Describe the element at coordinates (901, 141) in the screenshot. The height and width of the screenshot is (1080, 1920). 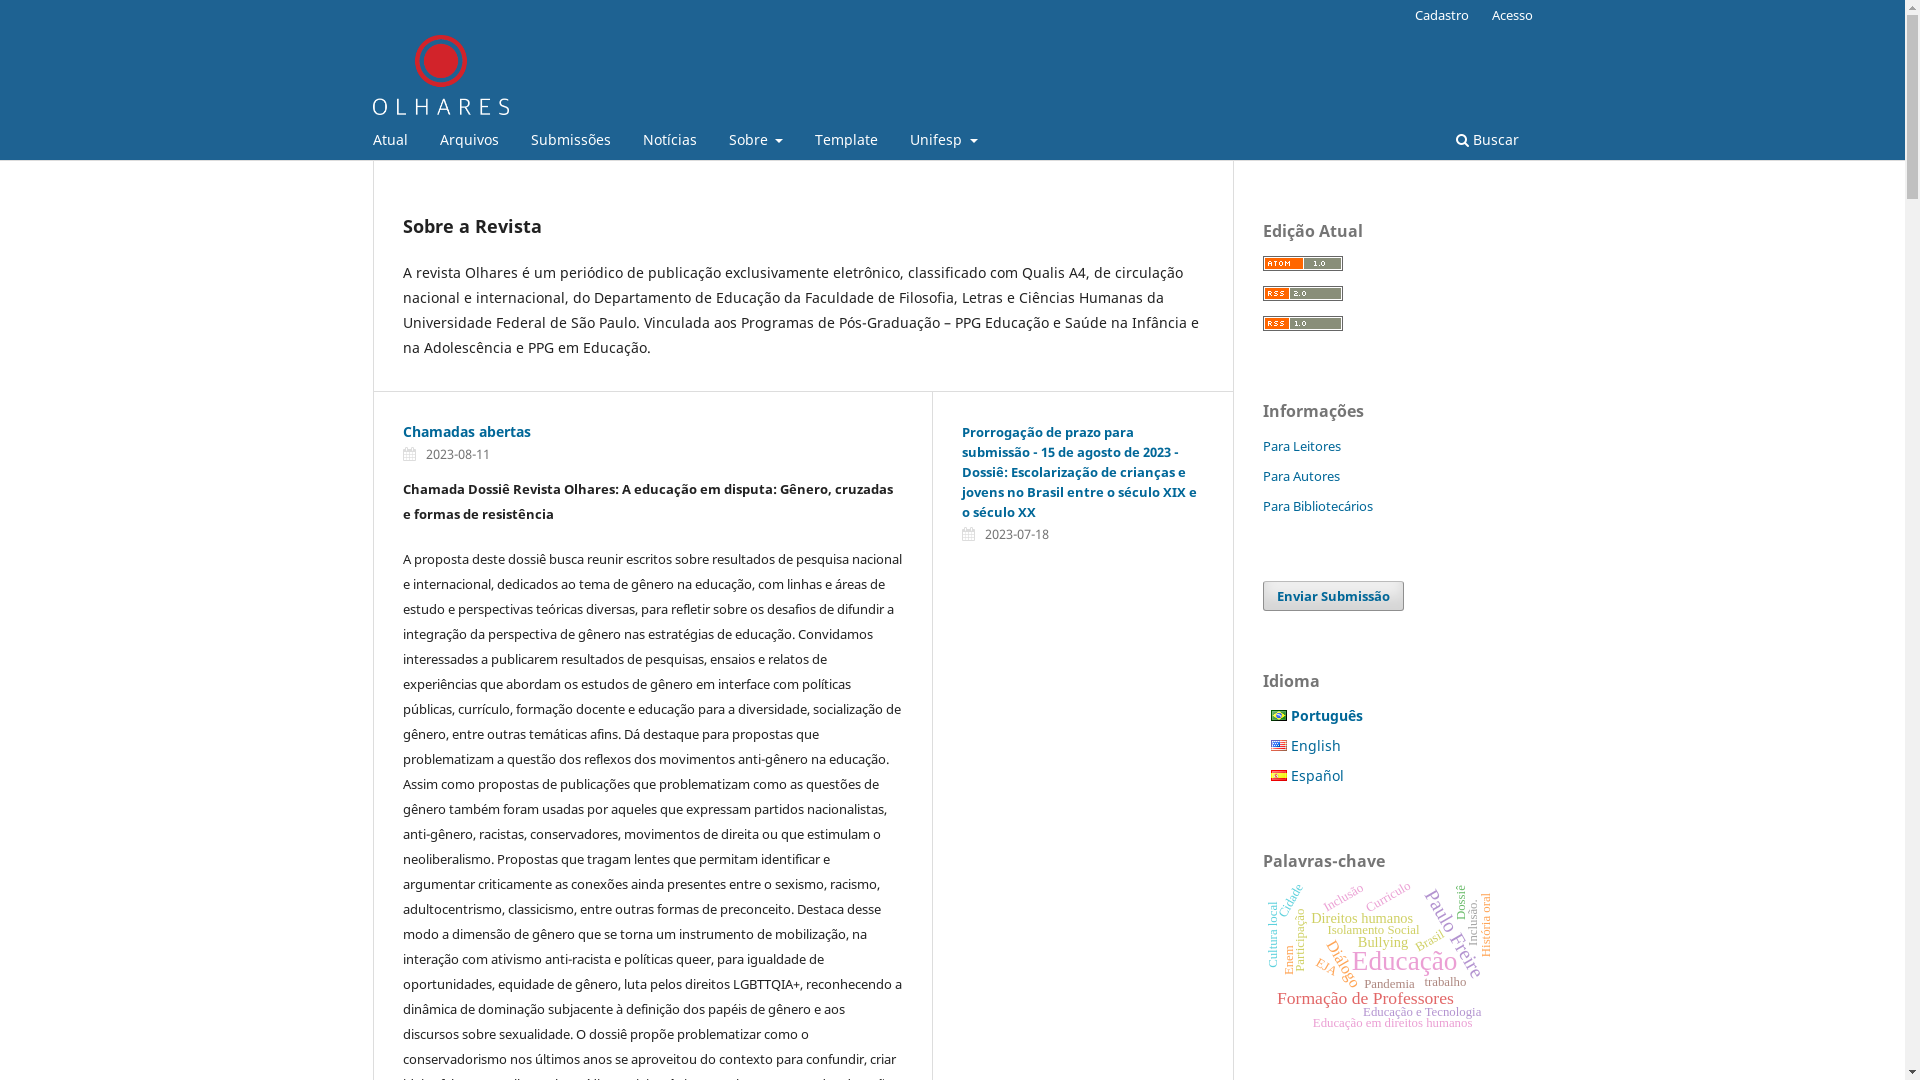
I see `'Unifesp'` at that location.